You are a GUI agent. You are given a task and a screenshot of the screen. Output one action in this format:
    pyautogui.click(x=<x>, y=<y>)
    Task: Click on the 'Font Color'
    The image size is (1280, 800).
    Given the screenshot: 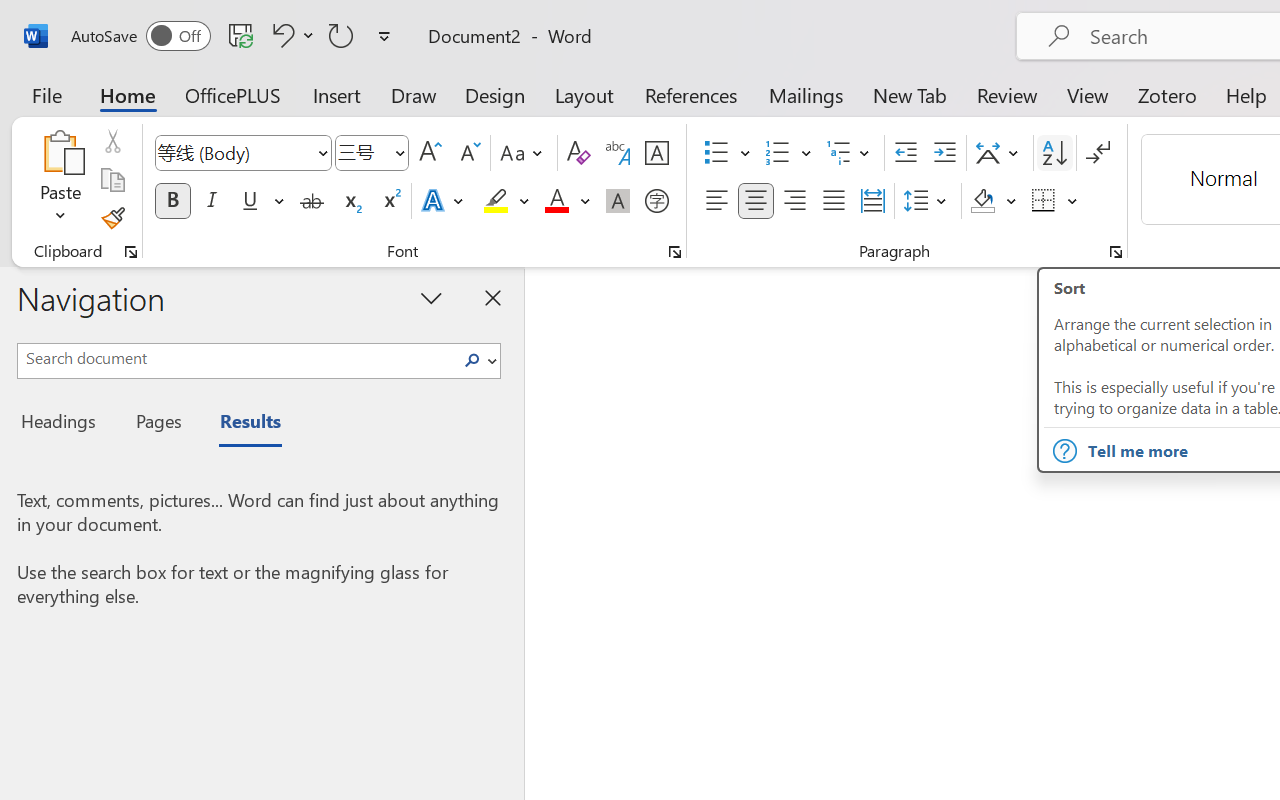 What is the action you would take?
    pyautogui.click(x=566, y=201)
    